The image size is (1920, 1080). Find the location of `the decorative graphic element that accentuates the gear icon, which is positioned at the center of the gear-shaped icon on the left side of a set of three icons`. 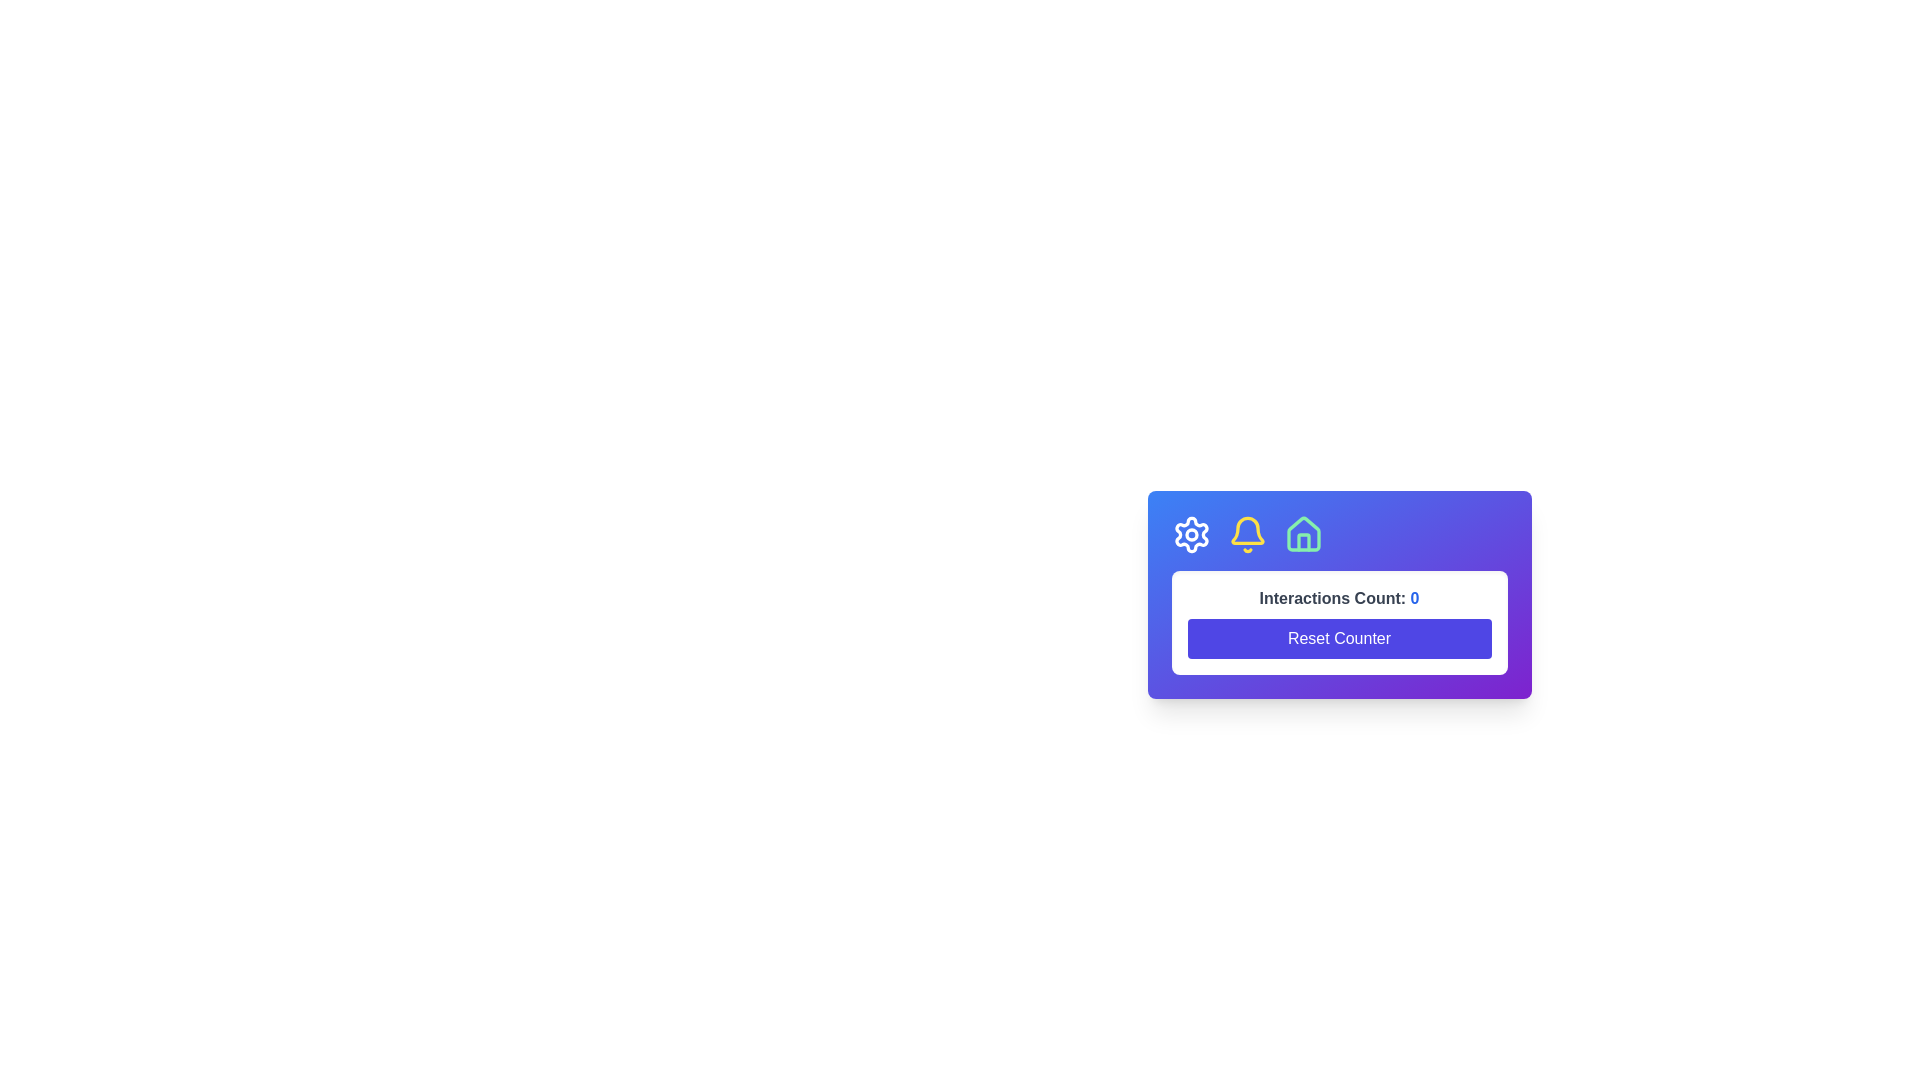

the decorative graphic element that accentuates the gear icon, which is positioned at the center of the gear-shaped icon on the left side of a set of three icons is located at coordinates (1191, 534).